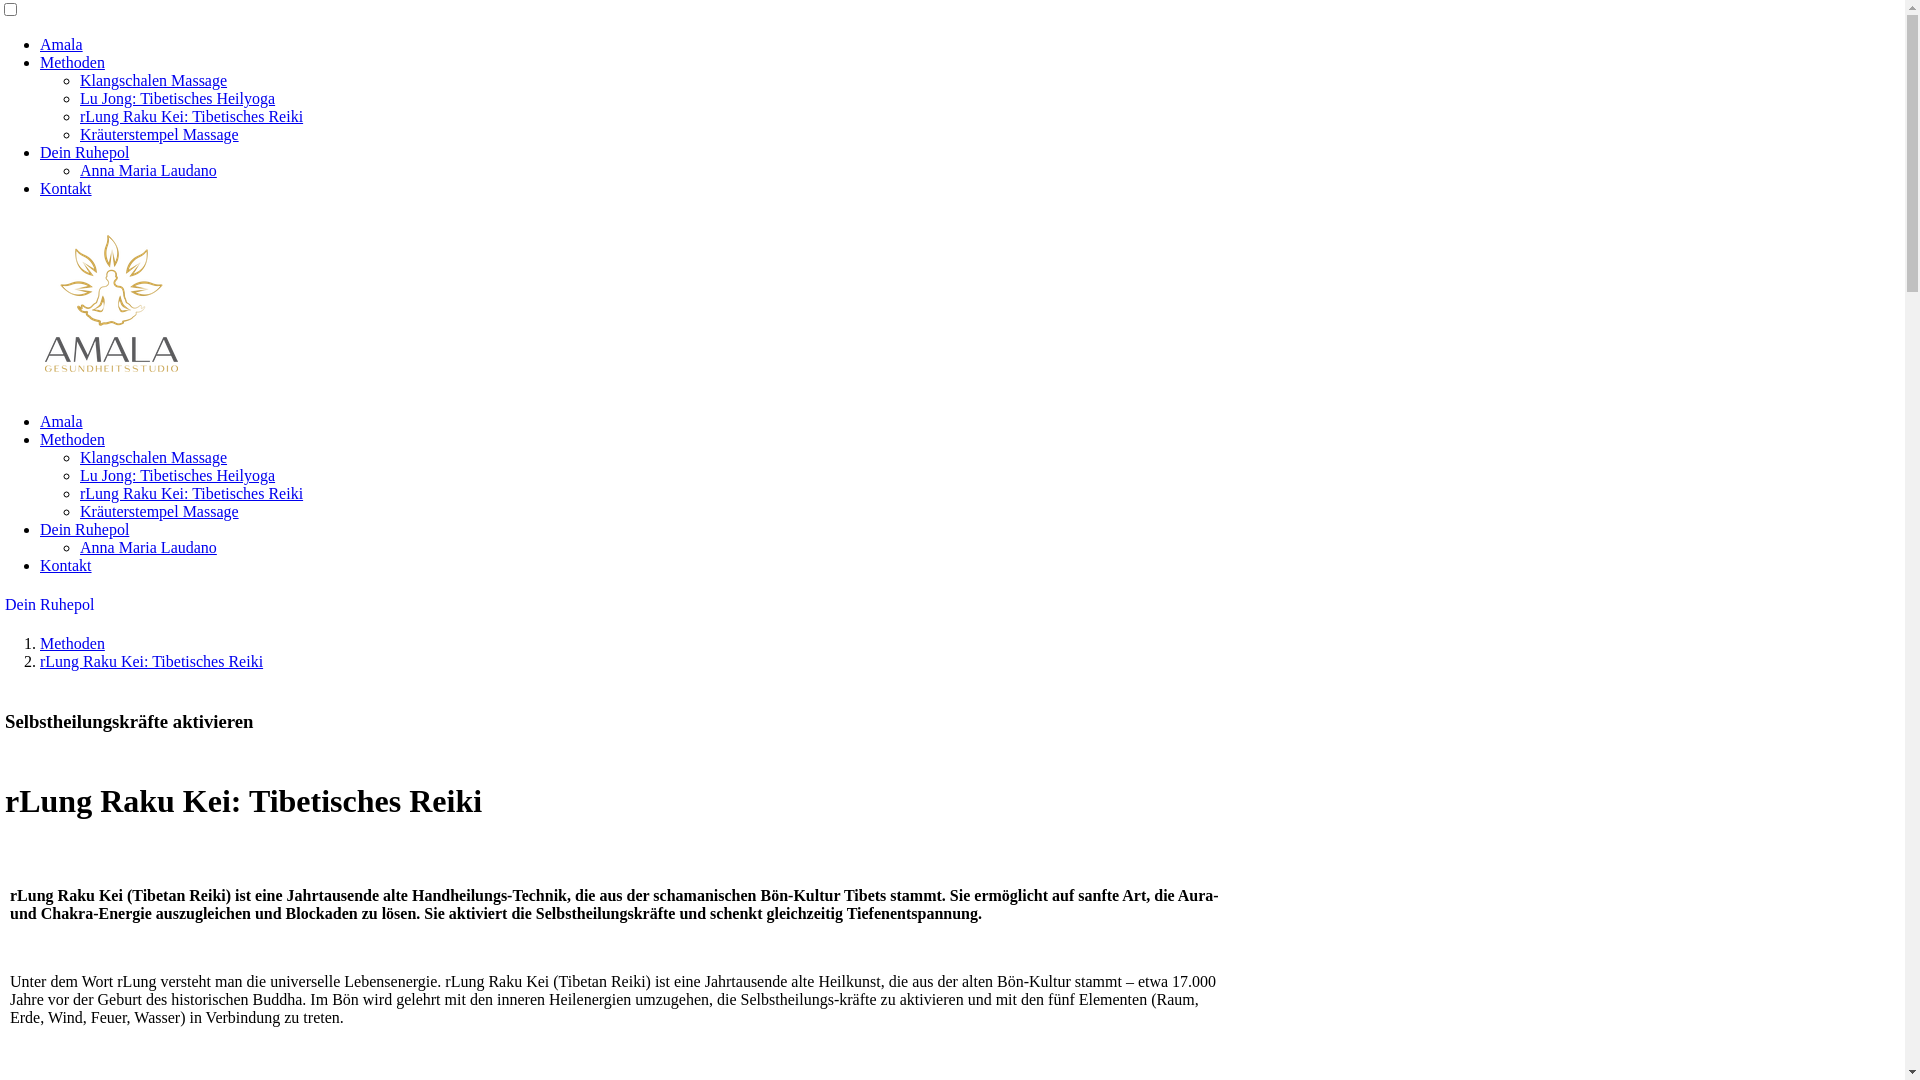  Describe the element at coordinates (39, 661) in the screenshot. I see `'rLung Raku Kei: Tibetisches Reiki'` at that location.